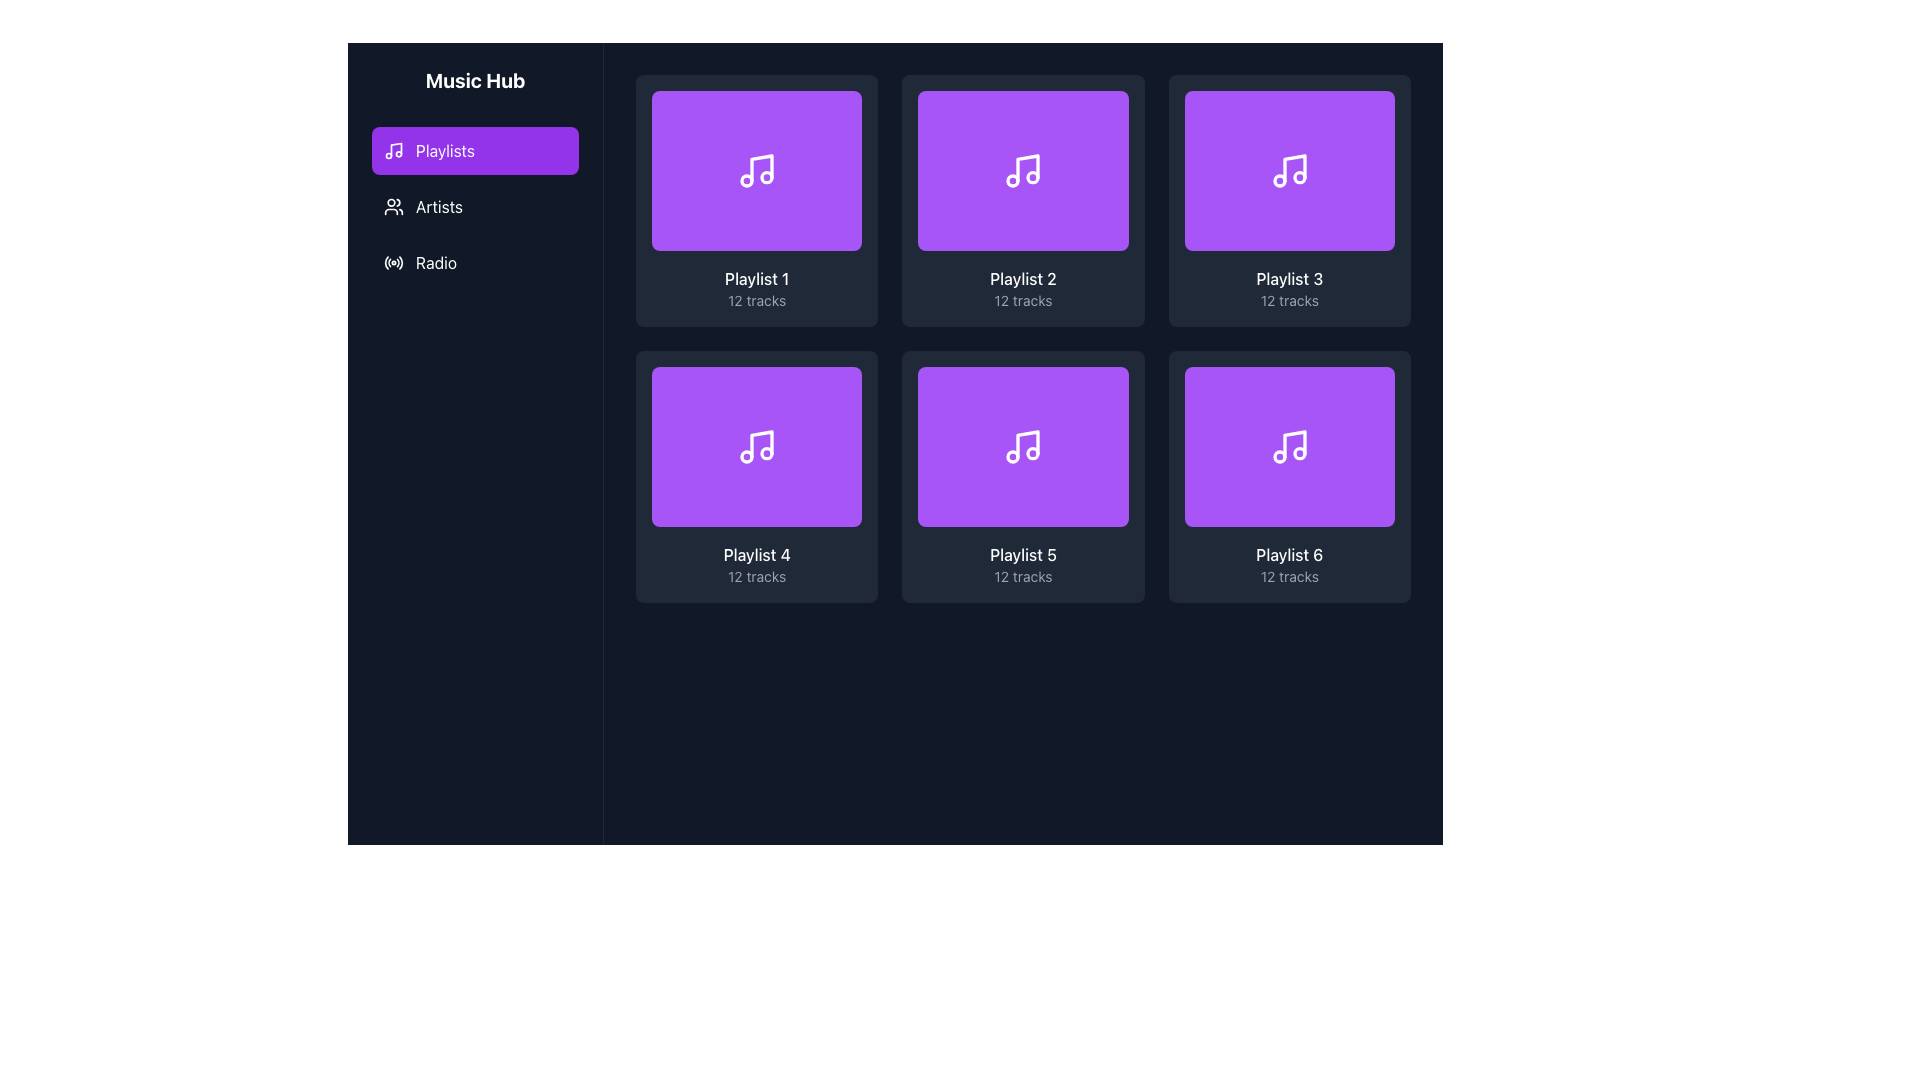 This screenshot has width=1920, height=1080. Describe the element at coordinates (1023, 169) in the screenshot. I see `the button representing 'Playlist 2'` at that location.